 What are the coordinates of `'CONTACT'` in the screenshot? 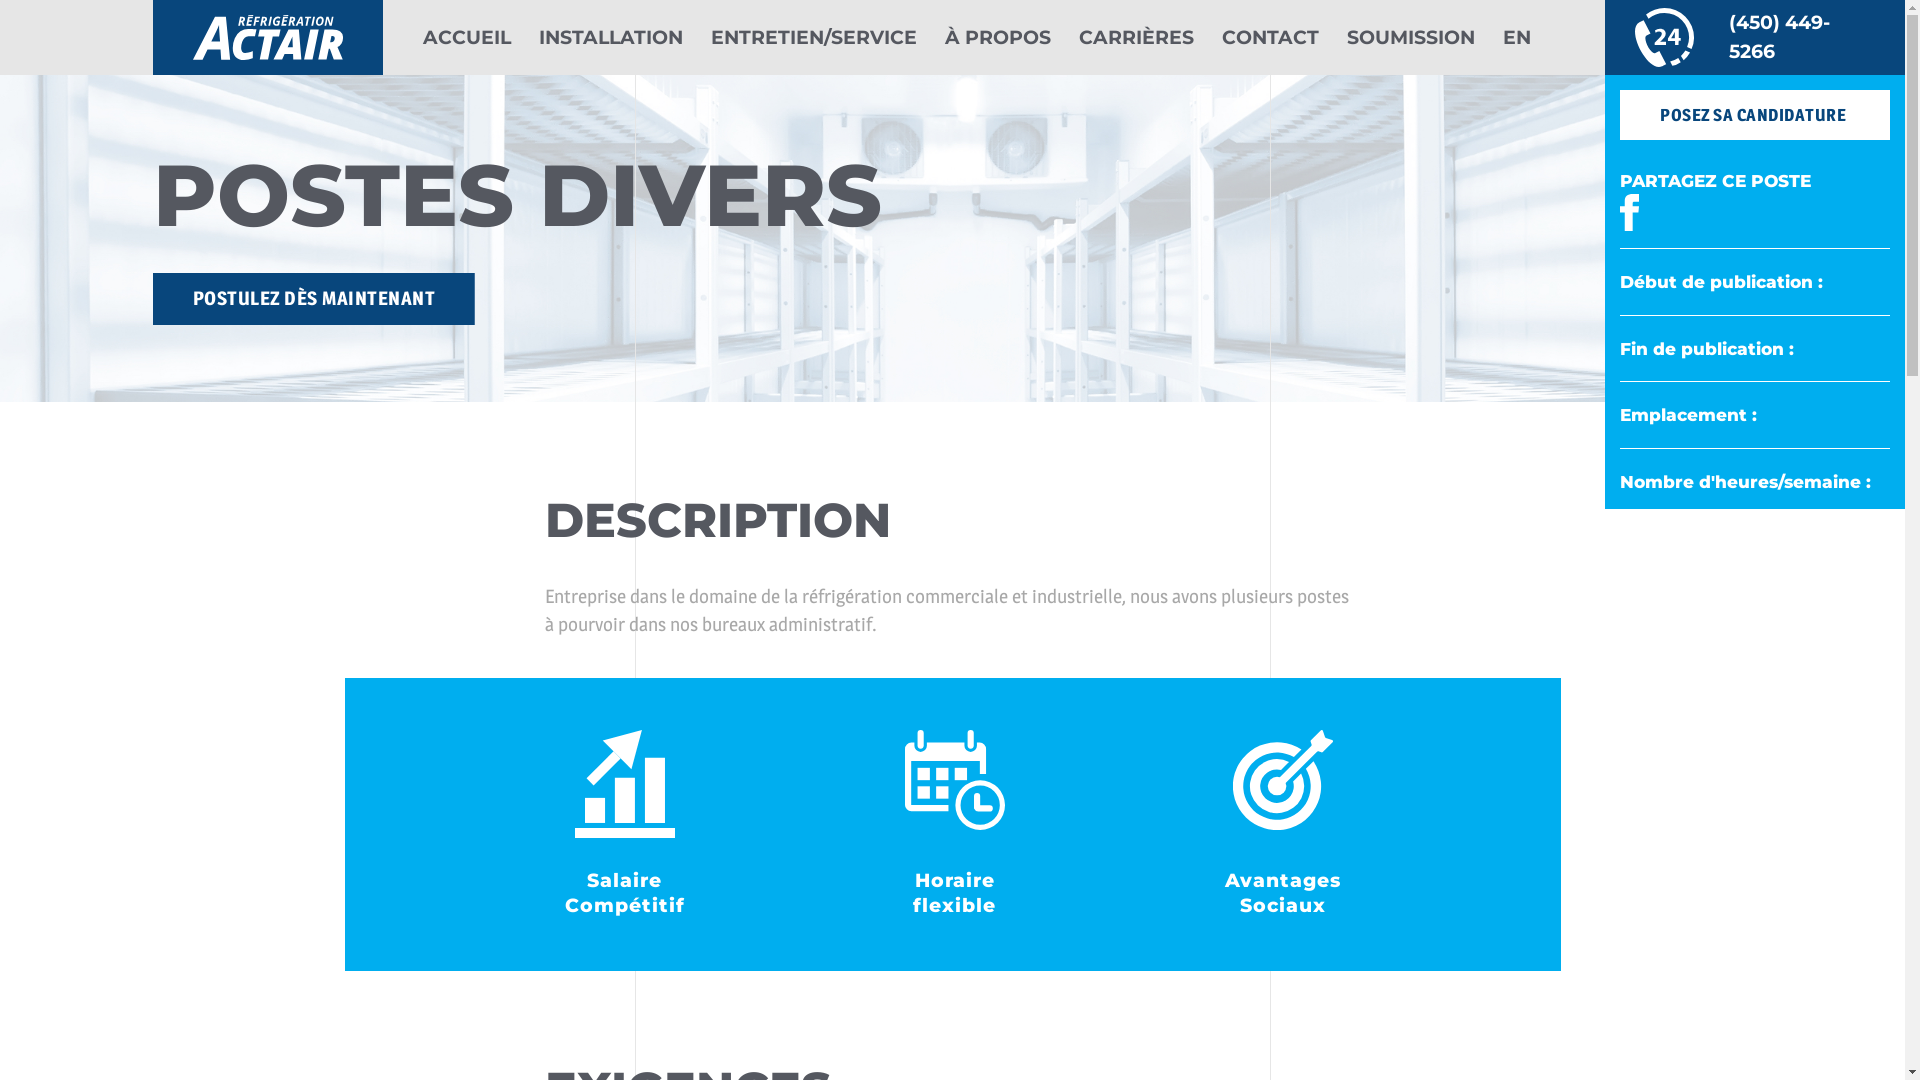 It's located at (1269, 37).